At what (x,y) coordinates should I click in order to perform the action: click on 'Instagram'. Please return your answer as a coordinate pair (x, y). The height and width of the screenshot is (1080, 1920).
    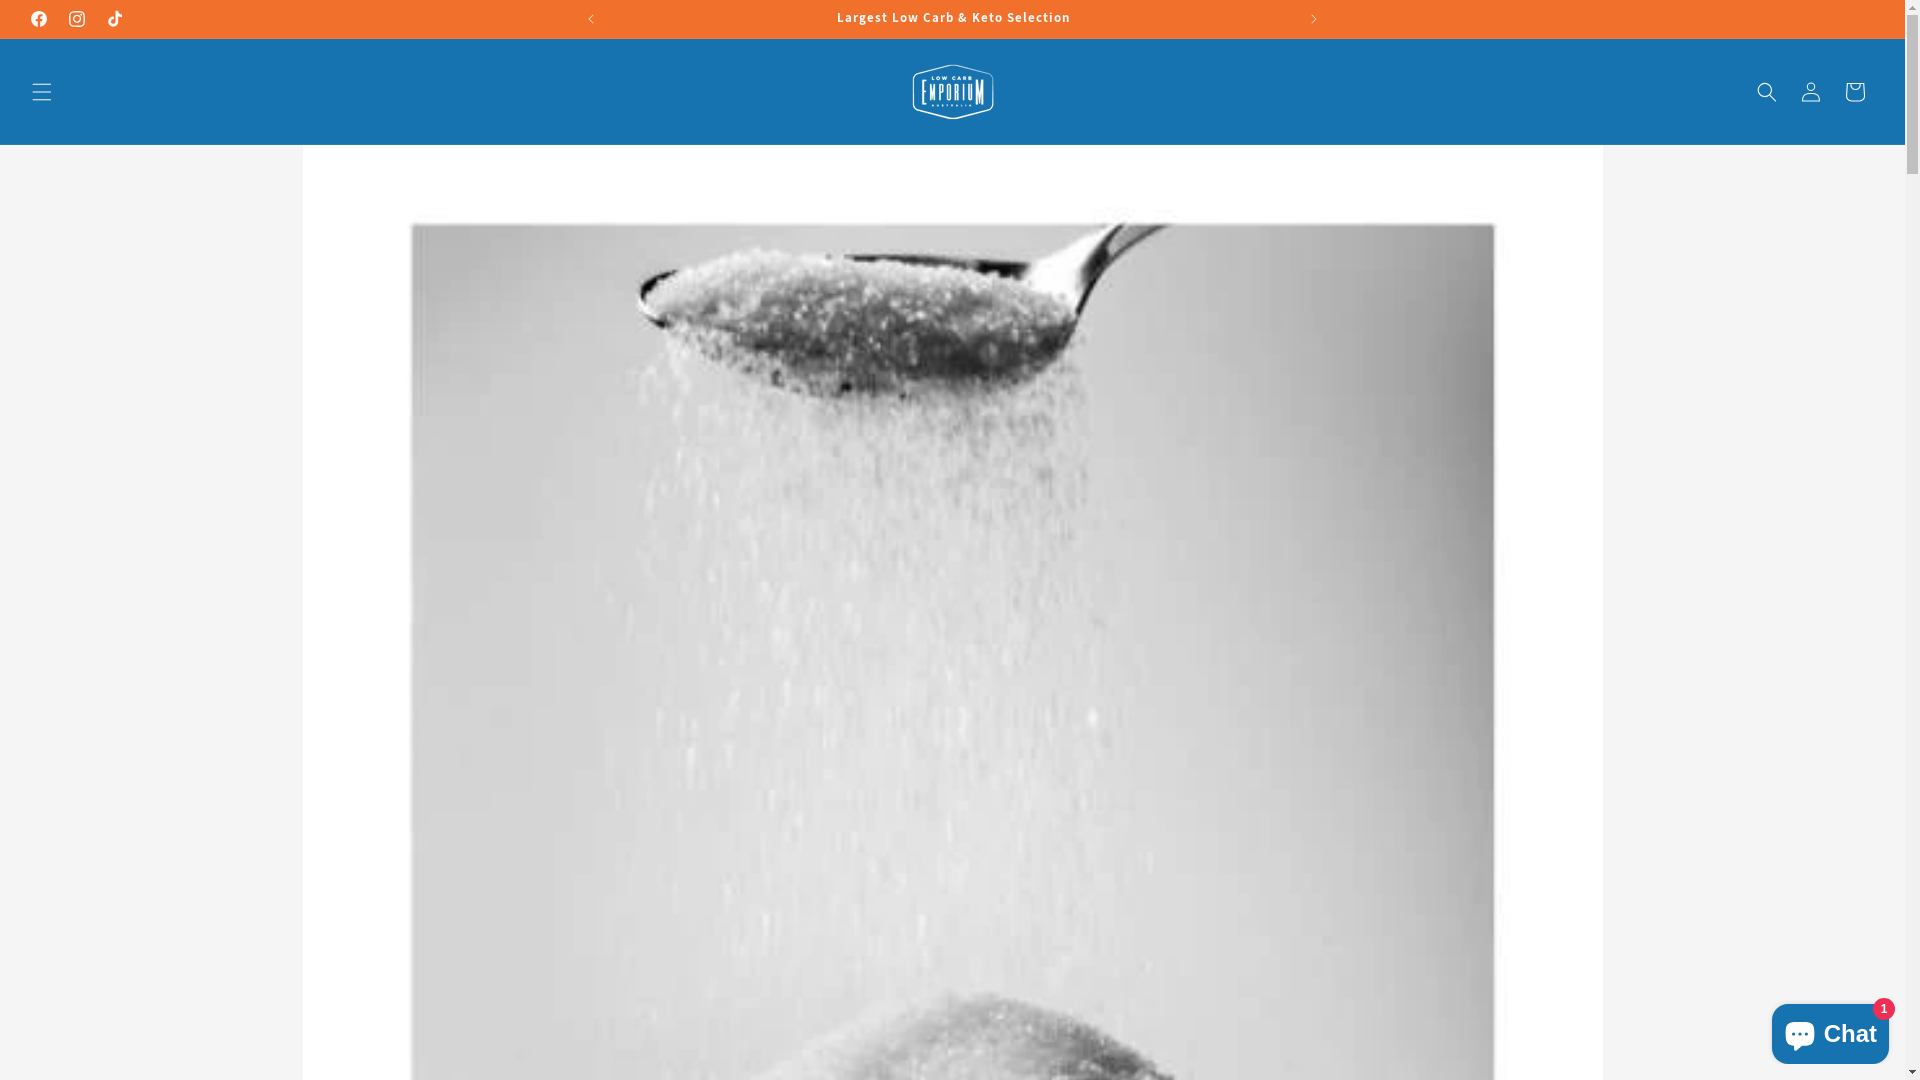
    Looking at the image, I should click on (76, 19).